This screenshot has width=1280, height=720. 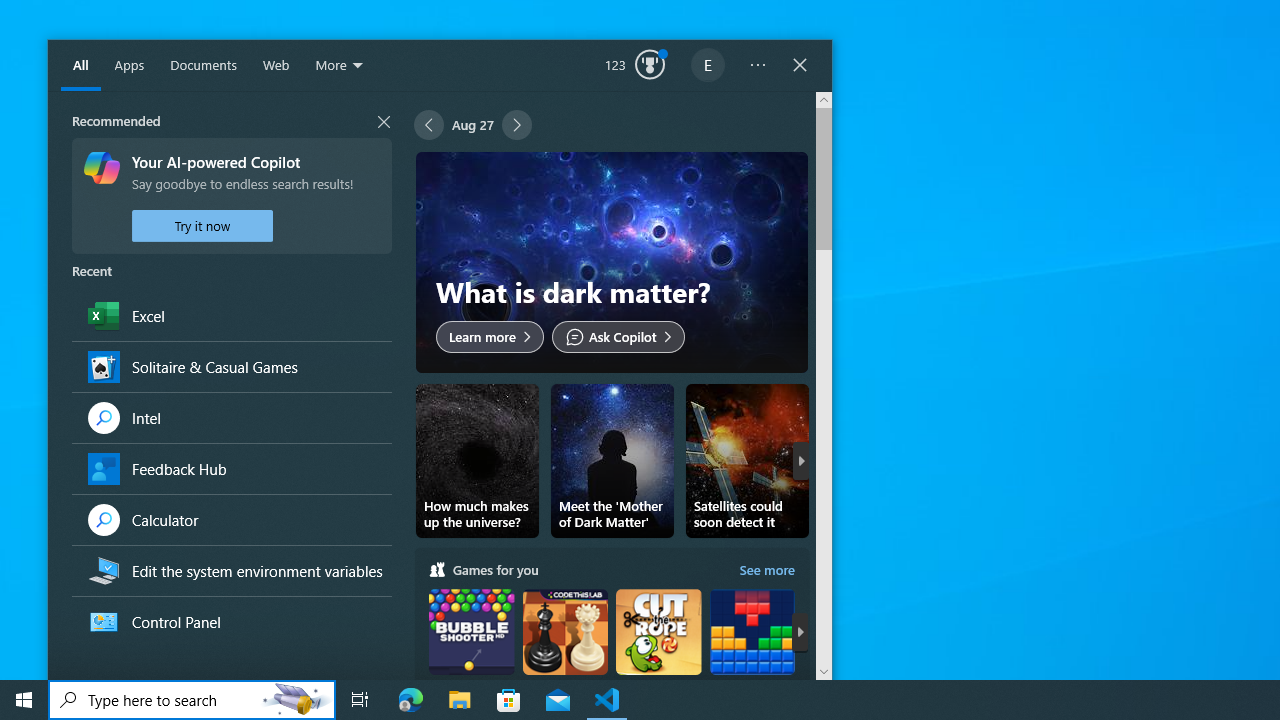 I want to click on 'What is dark matter?', so click(x=610, y=261).